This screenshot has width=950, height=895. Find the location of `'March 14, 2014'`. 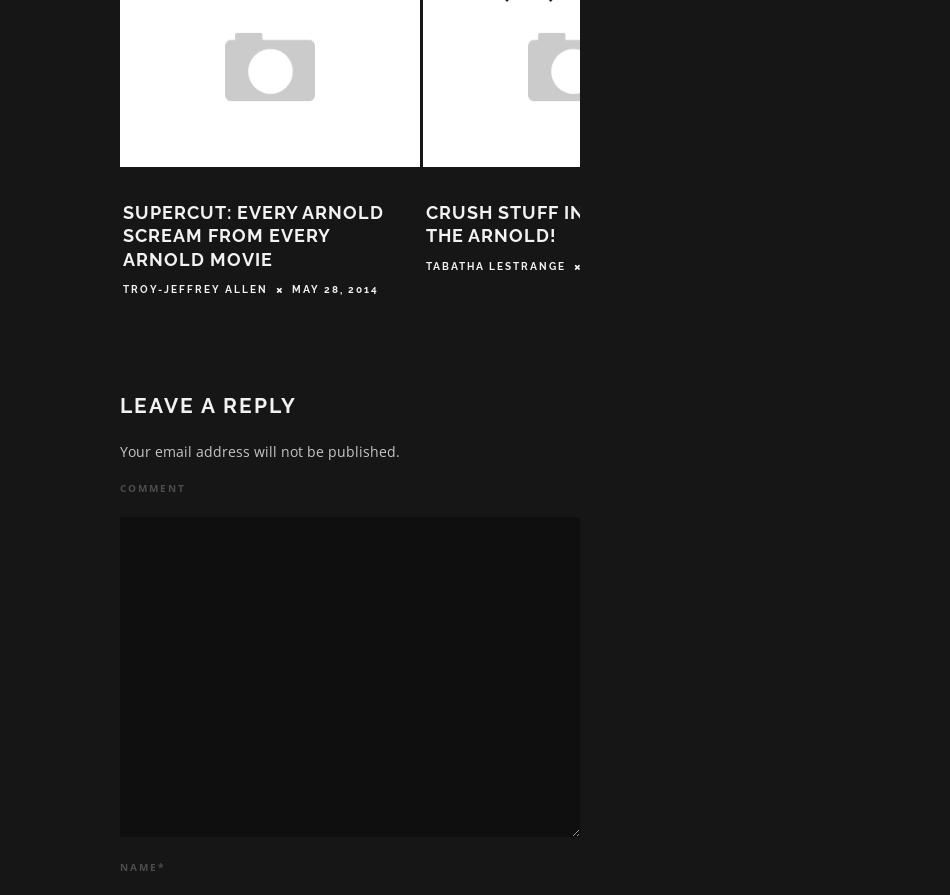

'March 14, 2014' is located at coordinates (642, 272).